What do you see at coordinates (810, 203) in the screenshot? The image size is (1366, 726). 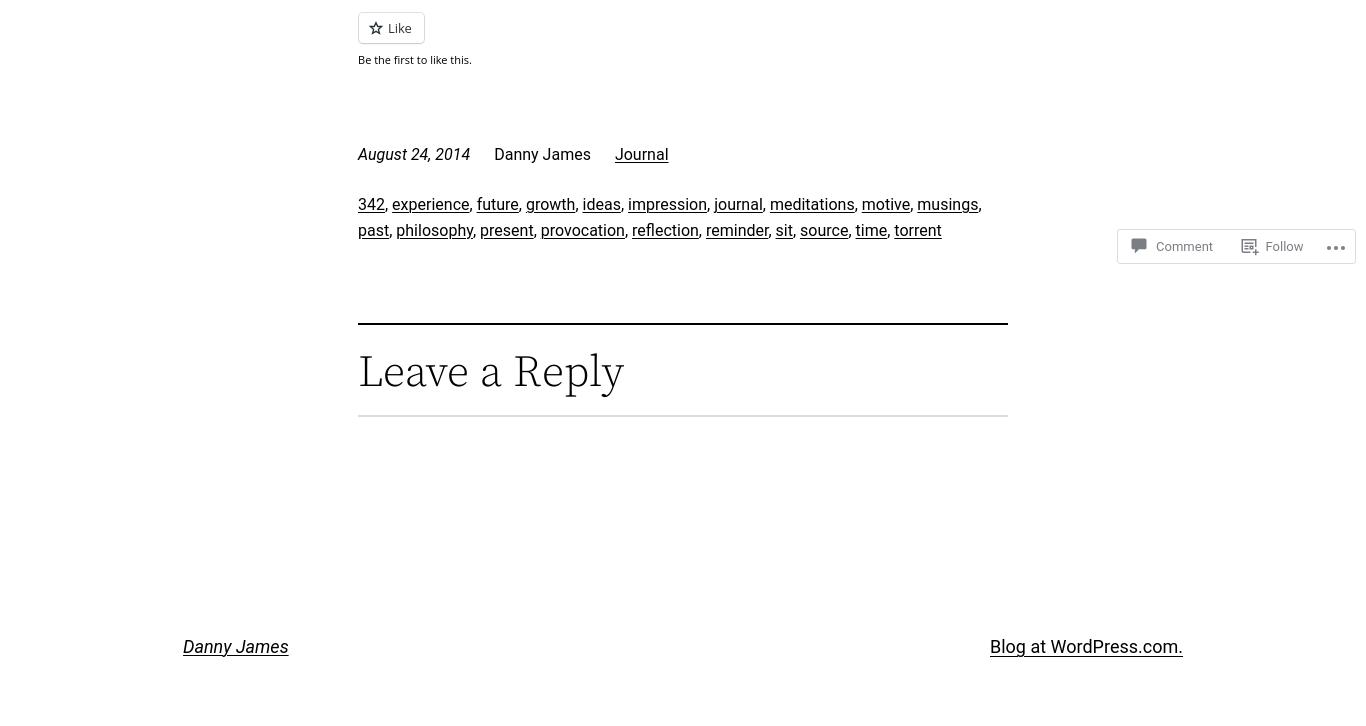 I see `'meditations'` at bounding box center [810, 203].